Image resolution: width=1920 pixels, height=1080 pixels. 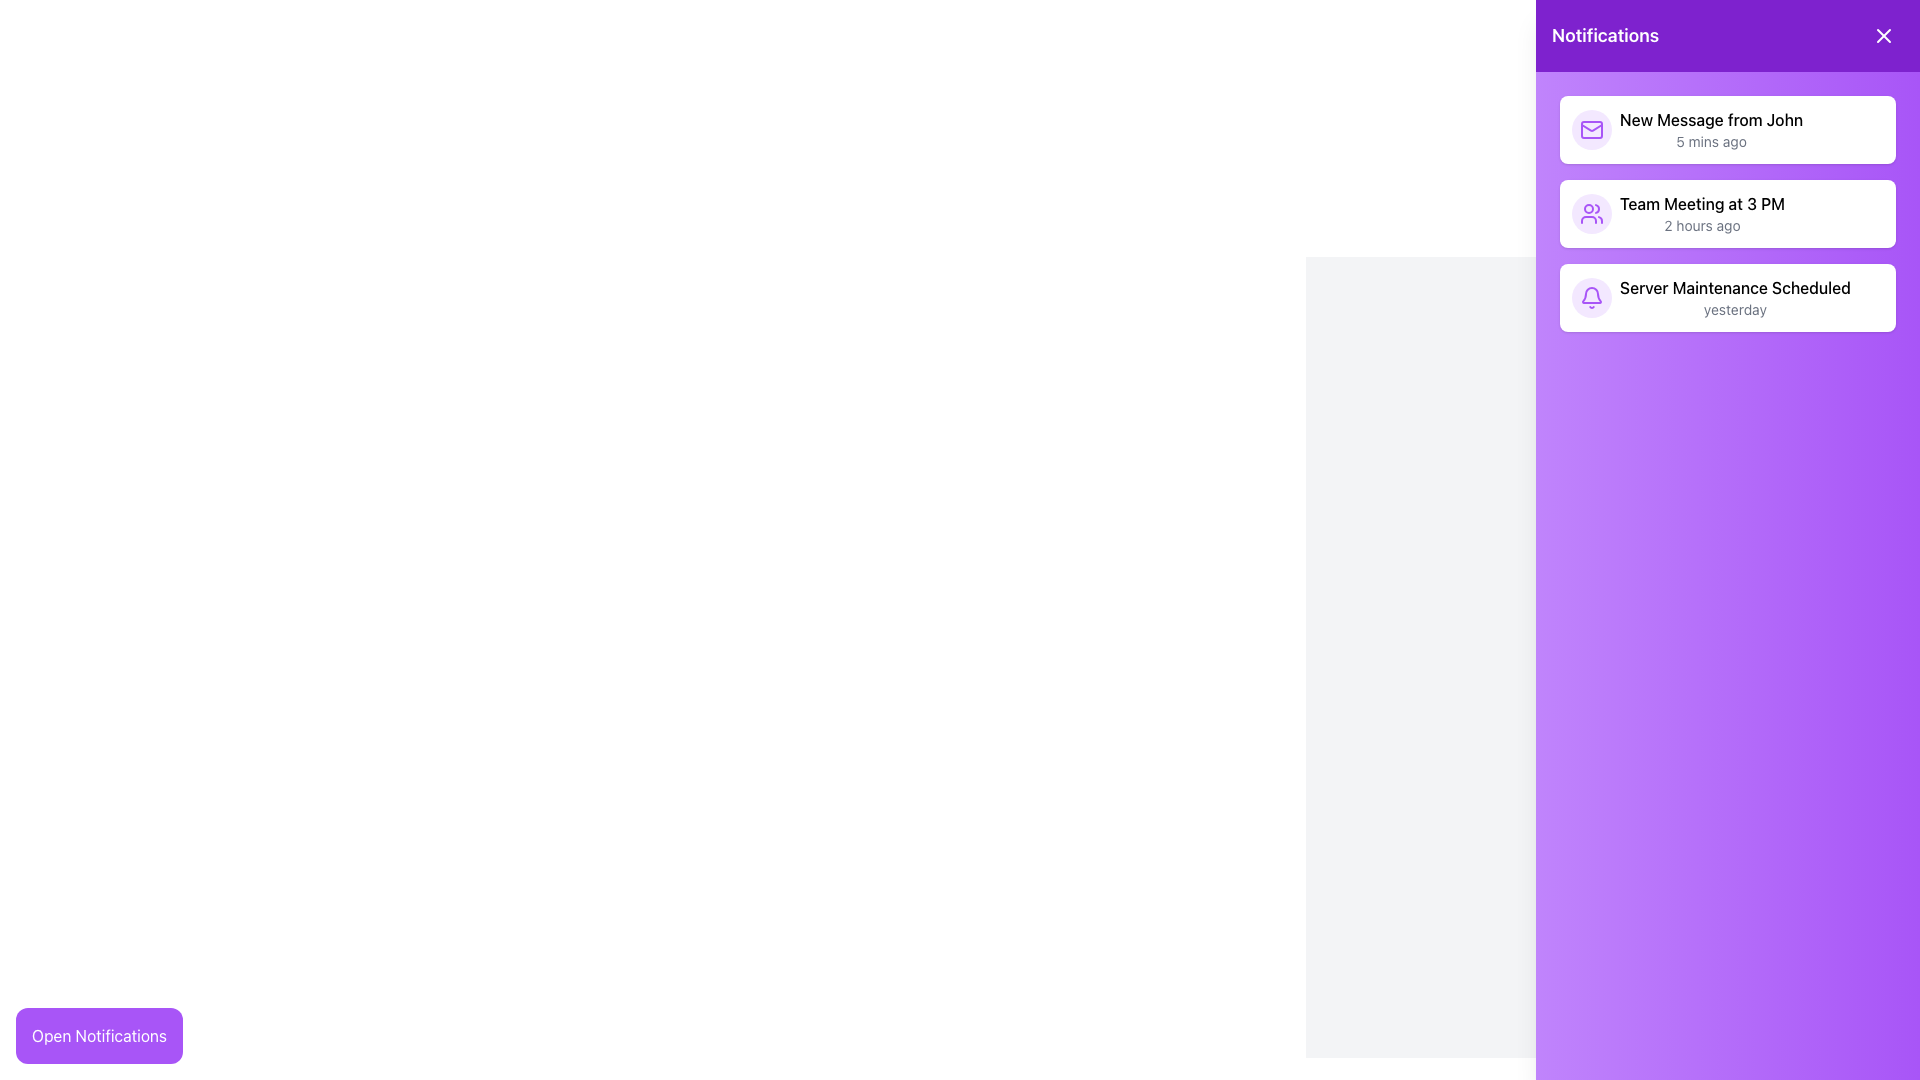 What do you see at coordinates (1882, 35) in the screenshot?
I see `the decorative close icon (x icon) button located in the top-right corner of the purple notification panel` at bounding box center [1882, 35].